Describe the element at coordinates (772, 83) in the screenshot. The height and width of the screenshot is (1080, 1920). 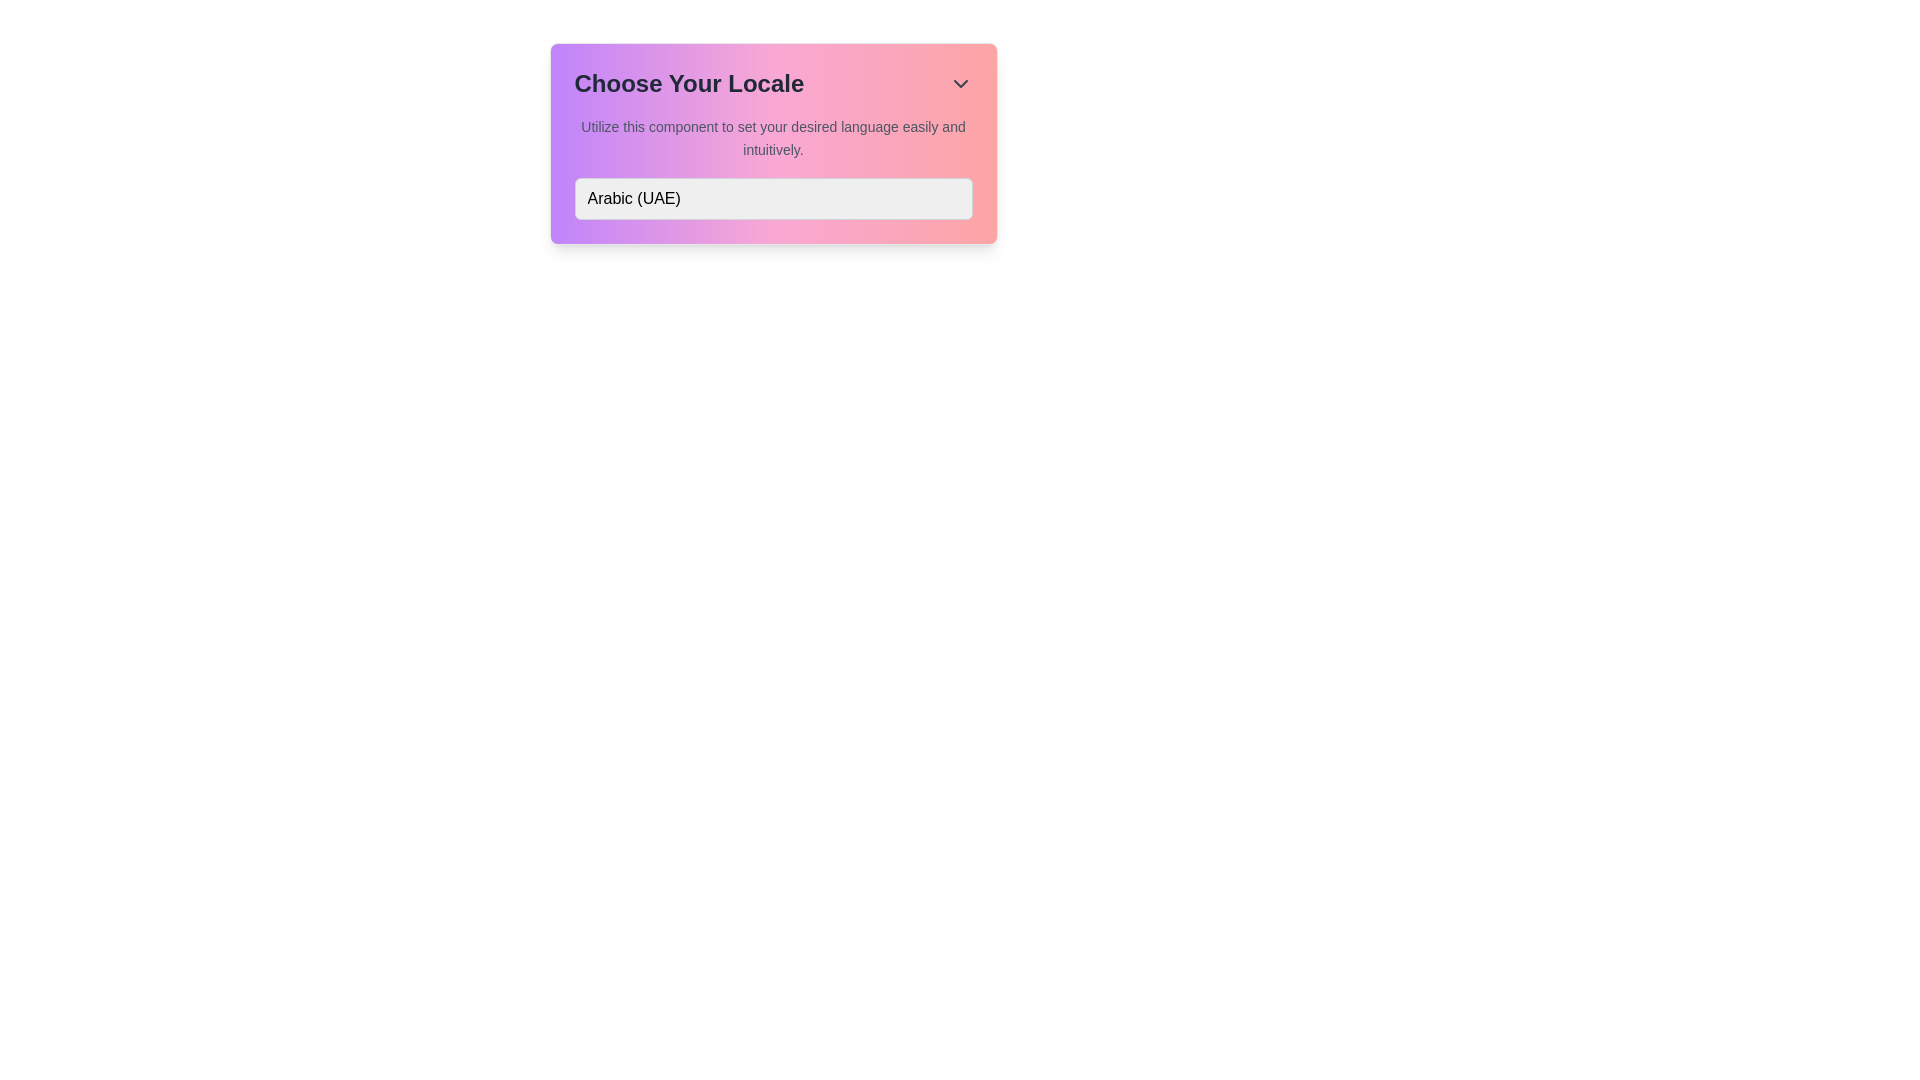
I see `the 'Choose Your Locale' text label or its accompanying dropdown indicator icon` at that location.